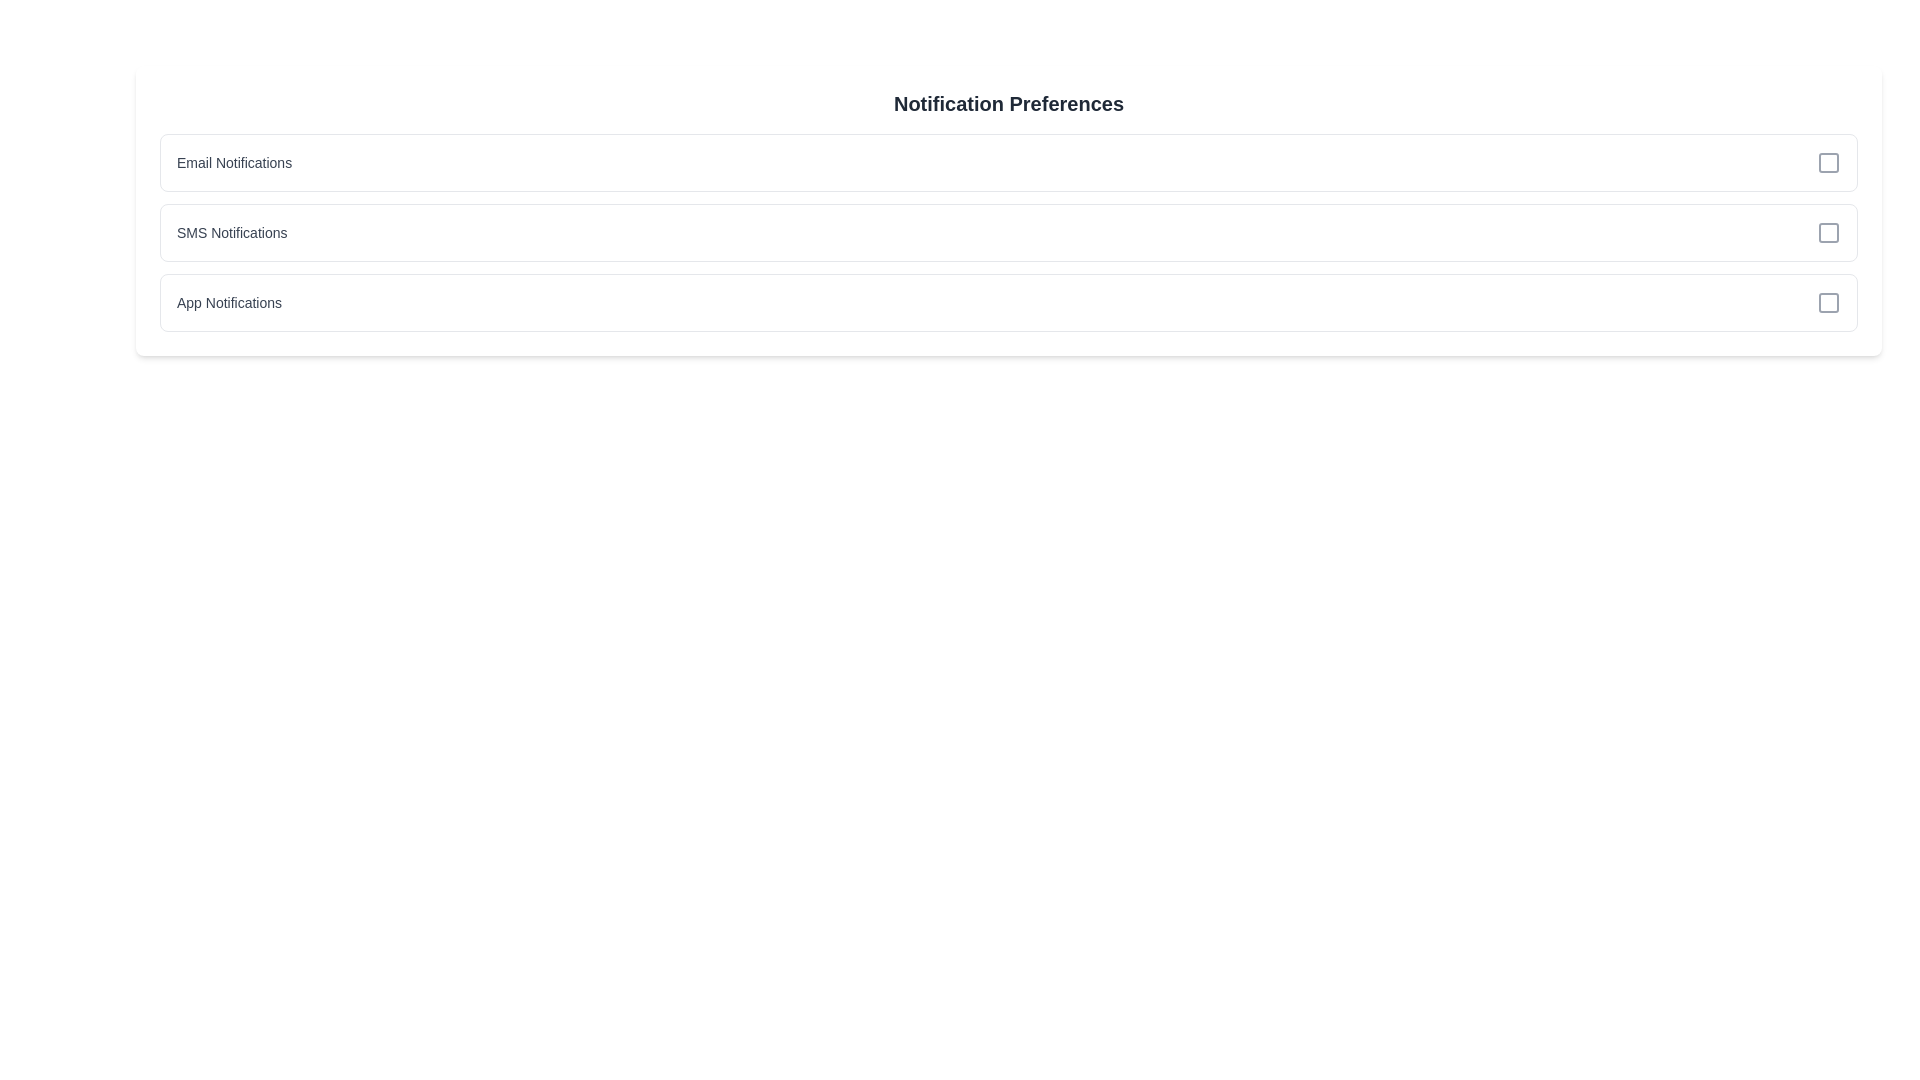 This screenshot has width=1920, height=1080. I want to click on the Checkbox icon located to the far right of the 'Email Notifications' row, so click(1828, 161).